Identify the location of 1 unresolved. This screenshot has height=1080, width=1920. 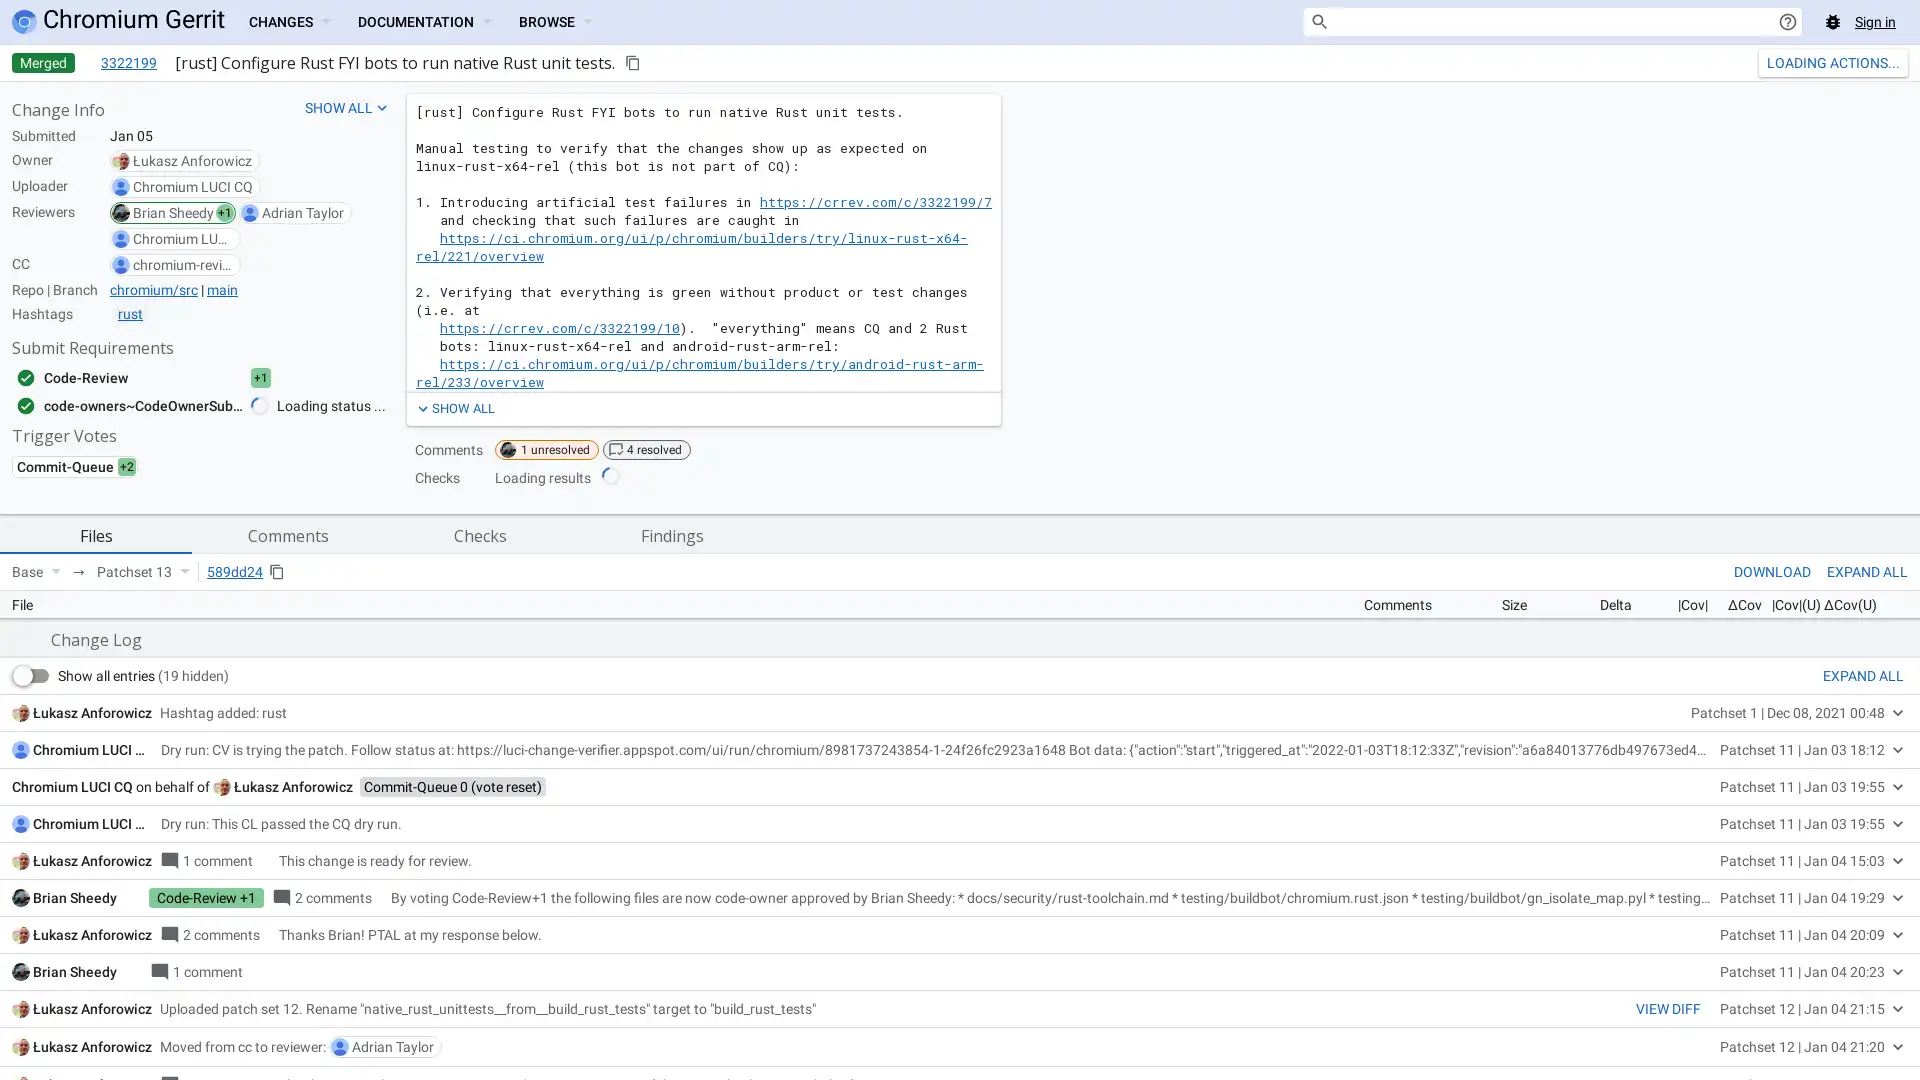
(547, 450).